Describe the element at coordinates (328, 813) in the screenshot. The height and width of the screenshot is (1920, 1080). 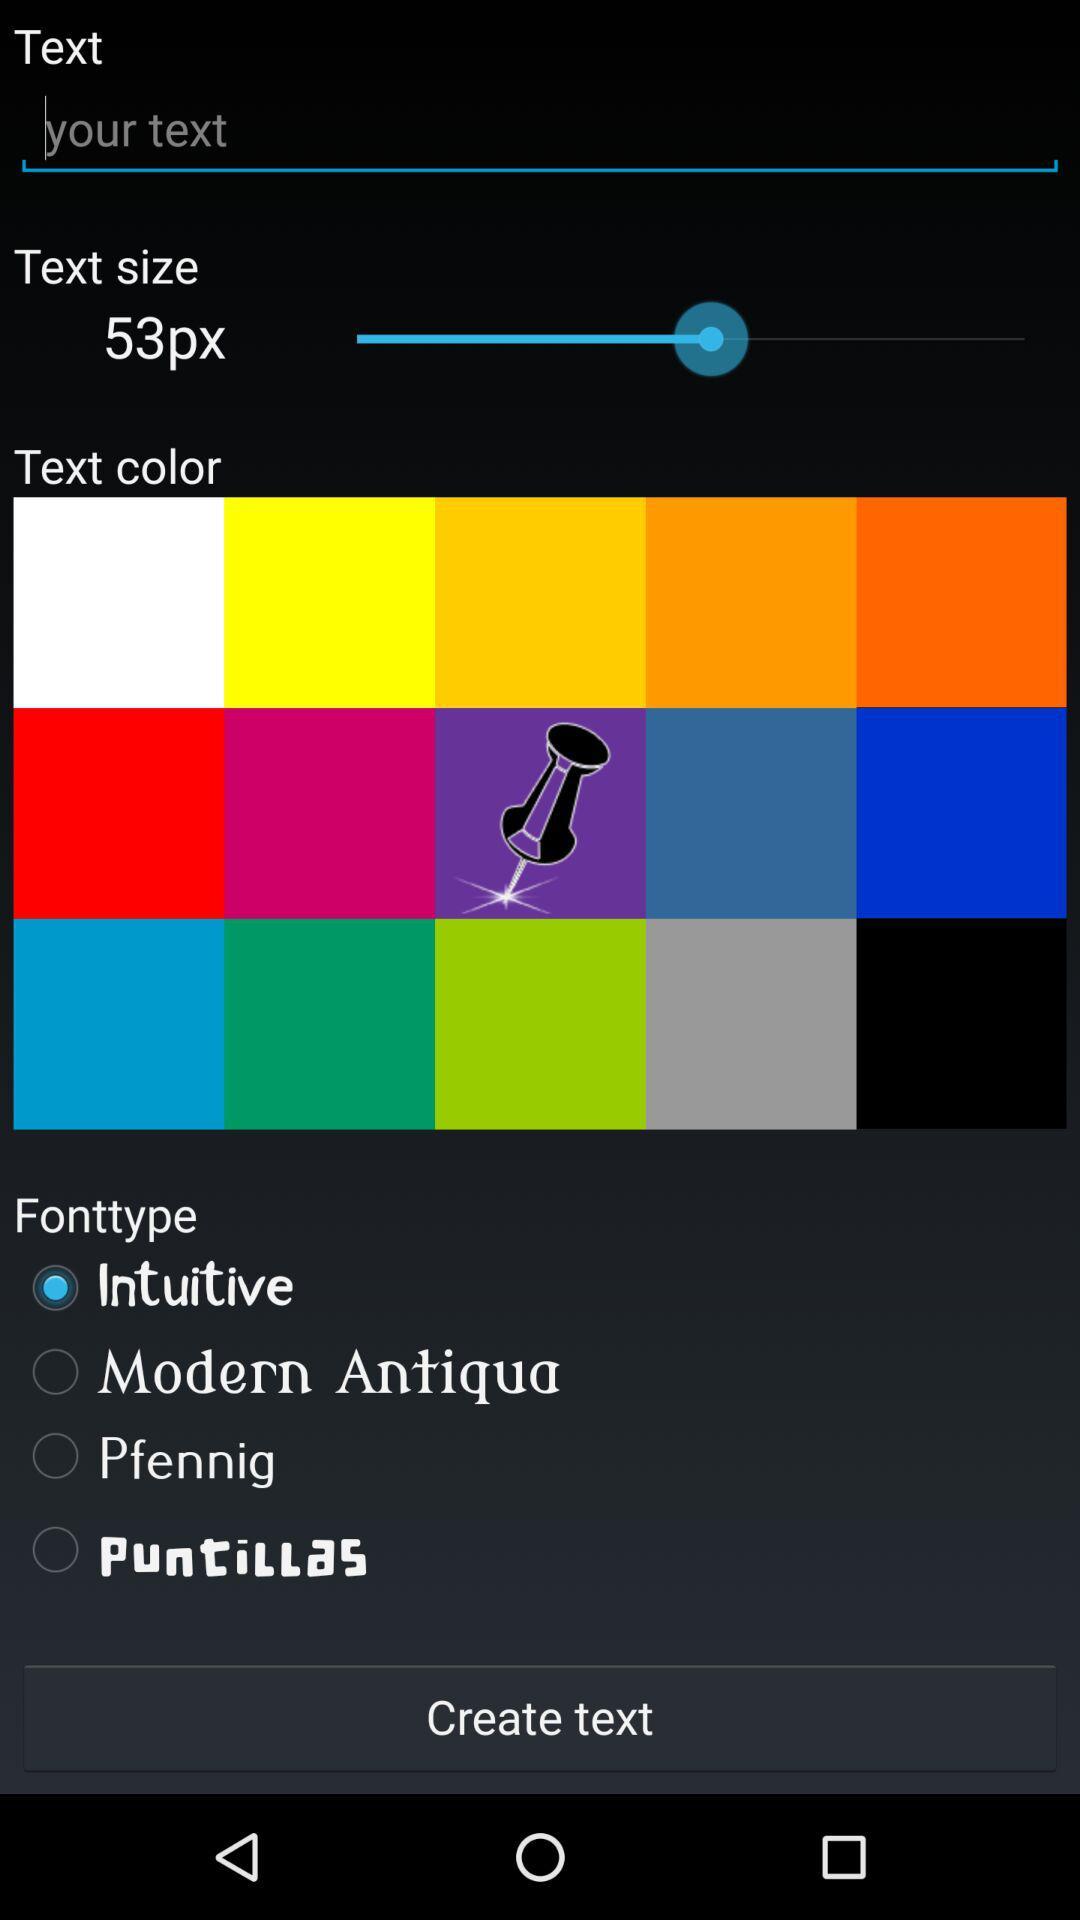
I see `magenta color` at that location.